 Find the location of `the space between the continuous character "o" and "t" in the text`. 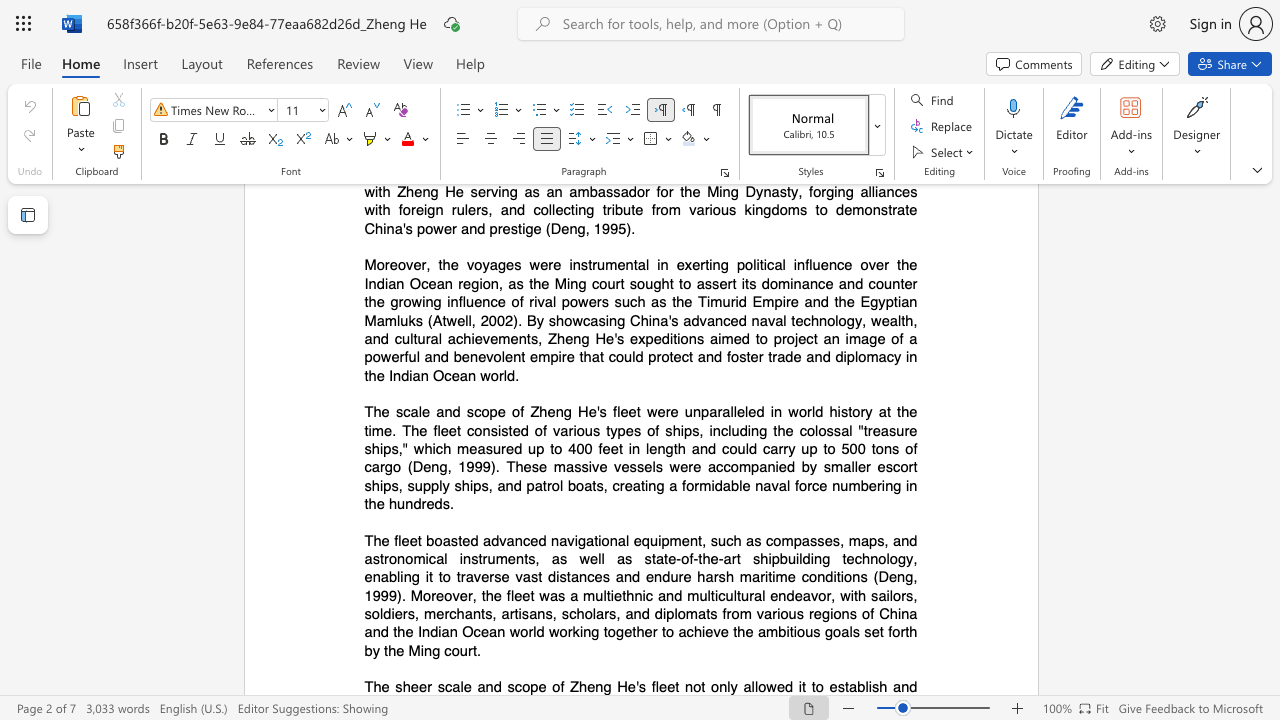

the space between the continuous character "o" and "t" in the text is located at coordinates (700, 686).